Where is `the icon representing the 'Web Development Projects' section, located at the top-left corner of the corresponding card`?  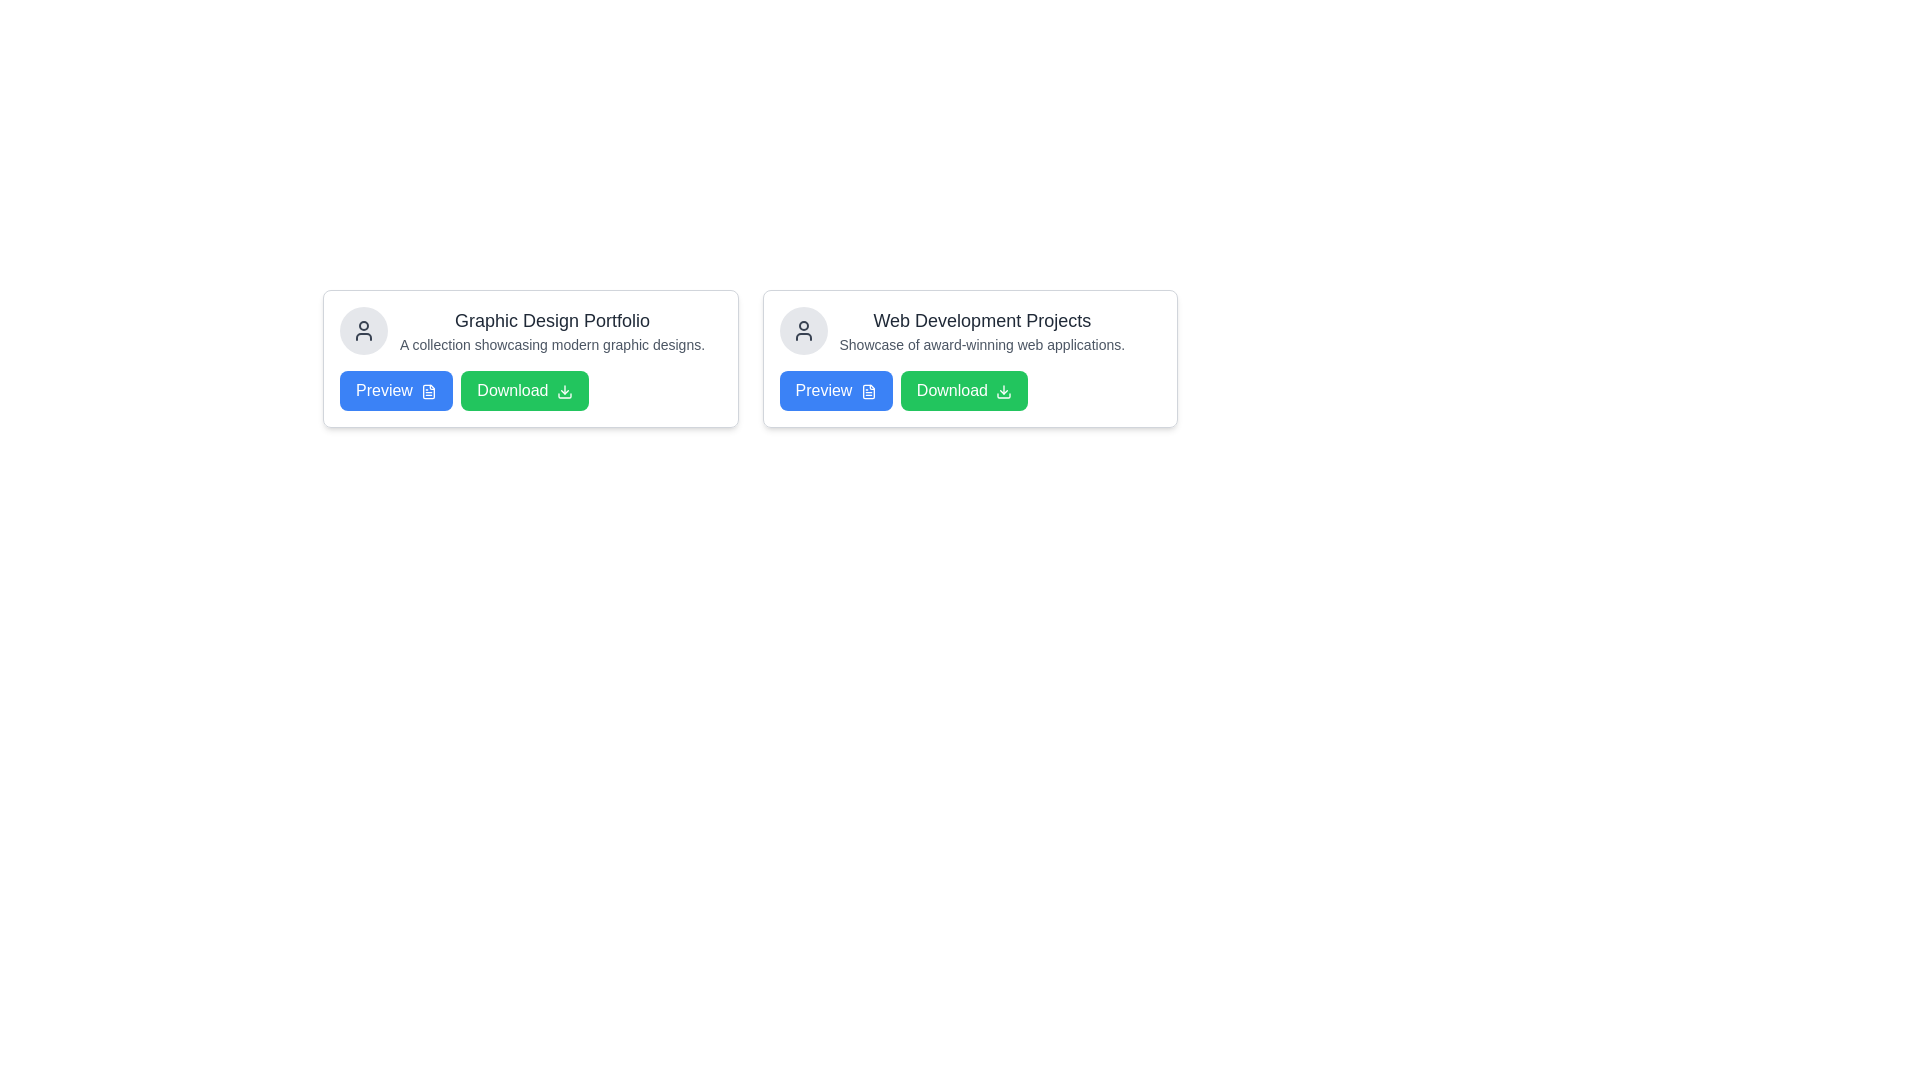
the icon representing the 'Web Development Projects' section, located at the top-left corner of the corresponding card is located at coordinates (803, 330).